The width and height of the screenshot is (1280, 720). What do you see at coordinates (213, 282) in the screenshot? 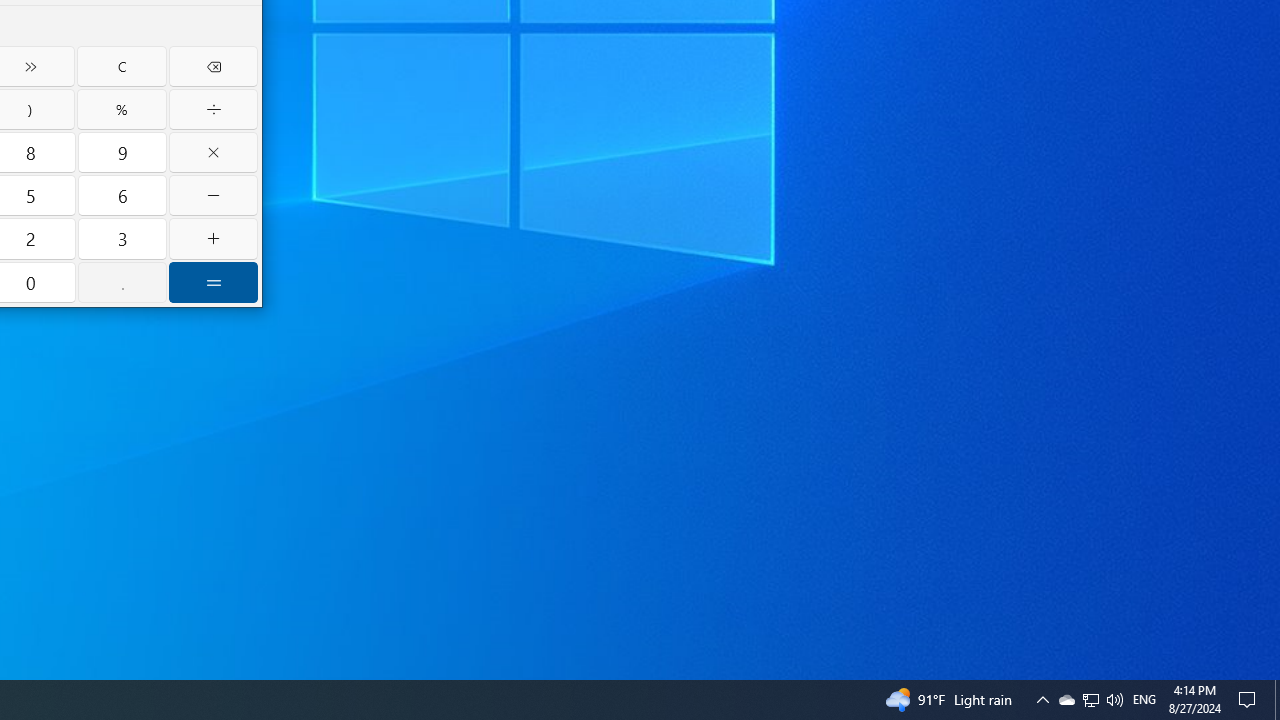
I see `'Equals'` at bounding box center [213, 282].